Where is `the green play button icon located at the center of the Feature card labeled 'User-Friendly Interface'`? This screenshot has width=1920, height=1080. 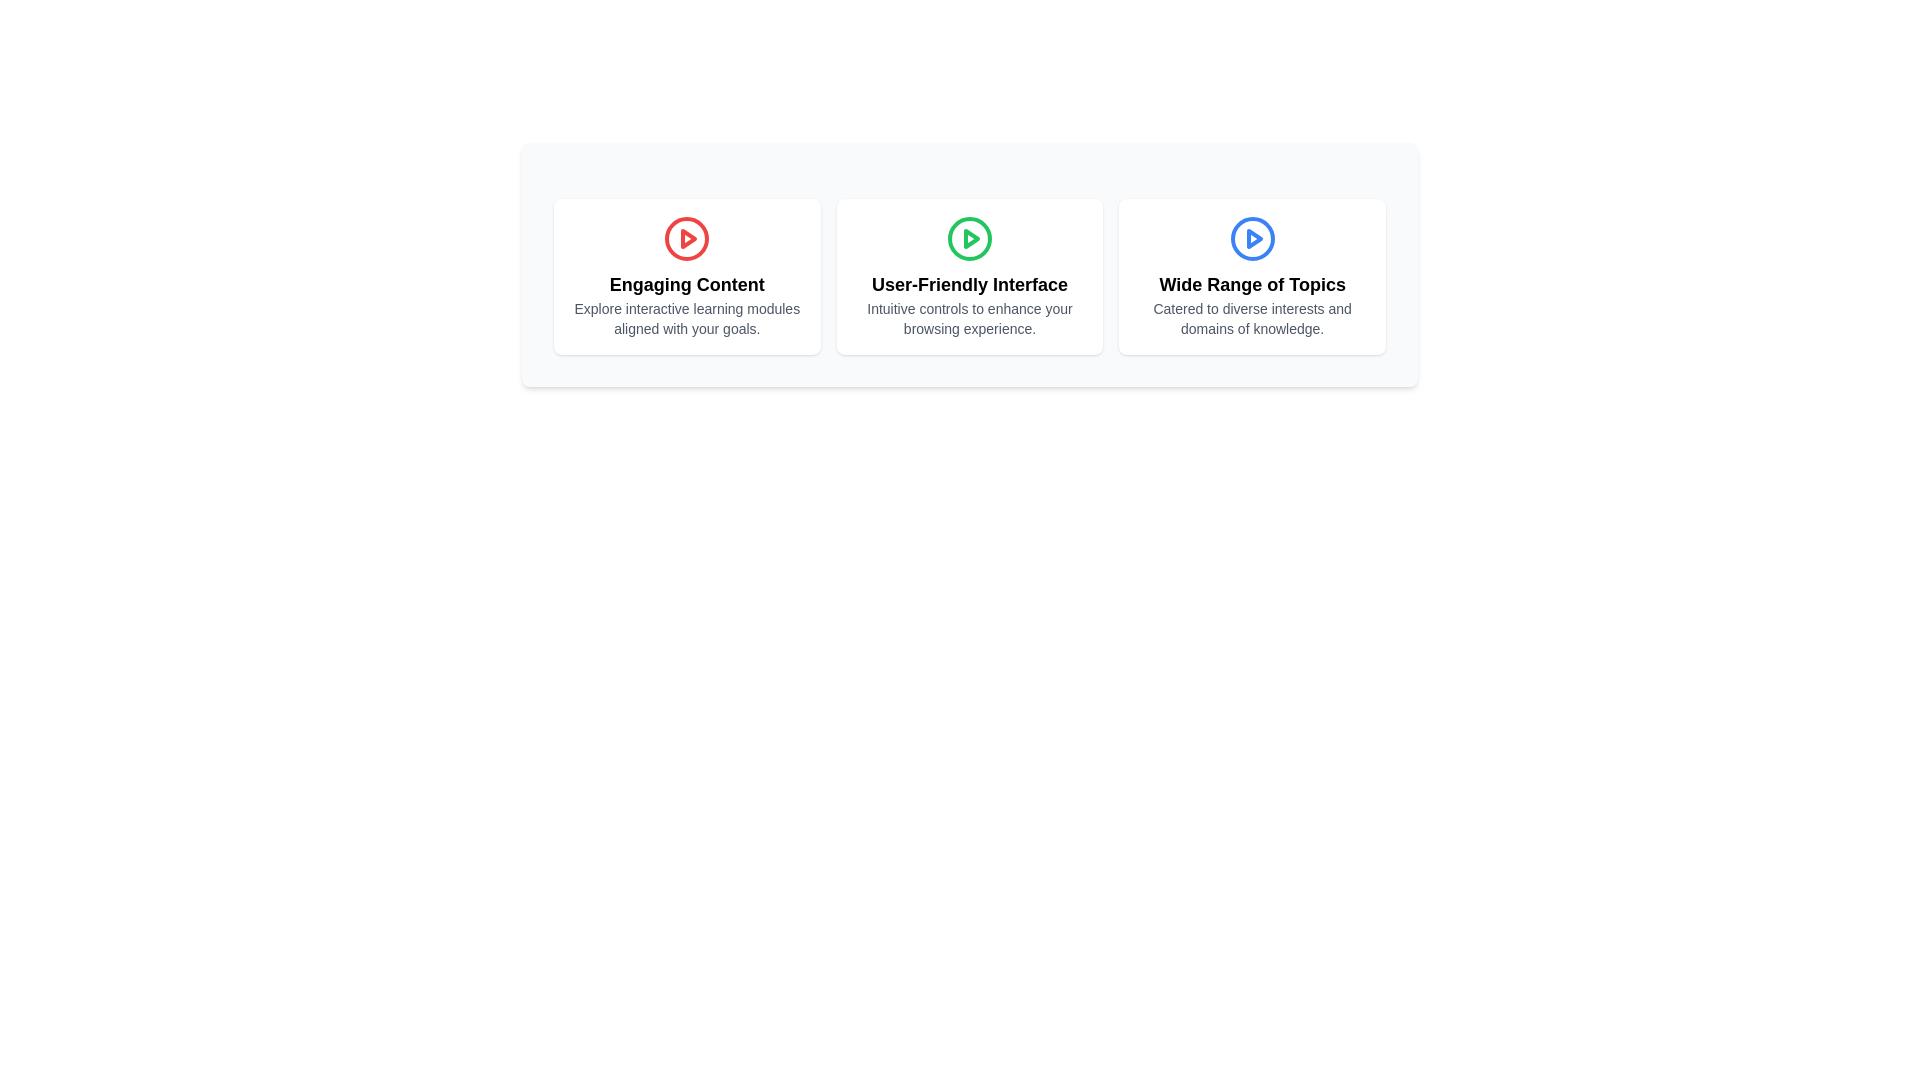 the green play button icon located at the center of the Feature card labeled 'User-Friendly Interface' is located at coordinates (969, 277).